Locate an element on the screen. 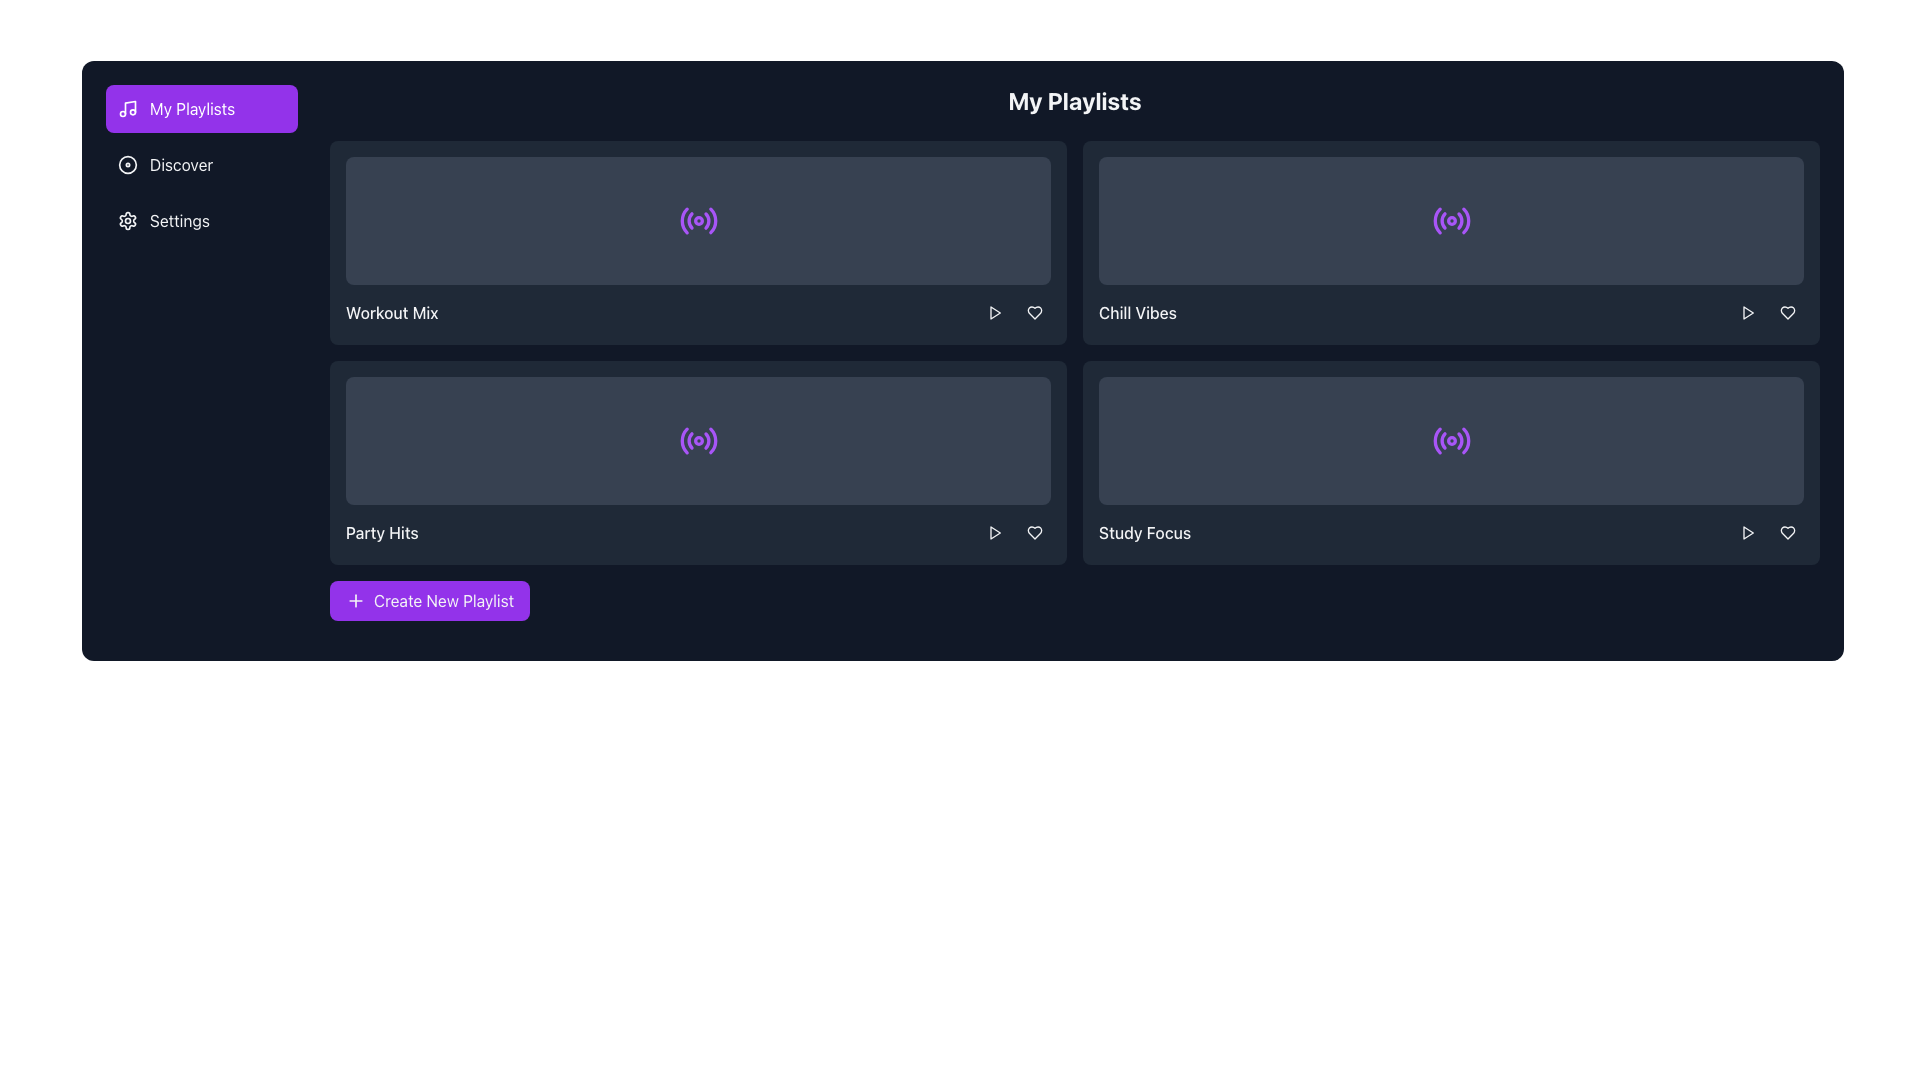  the 'My Playlists' button in the vertical navigation bar is located at coordinates (192, 108).